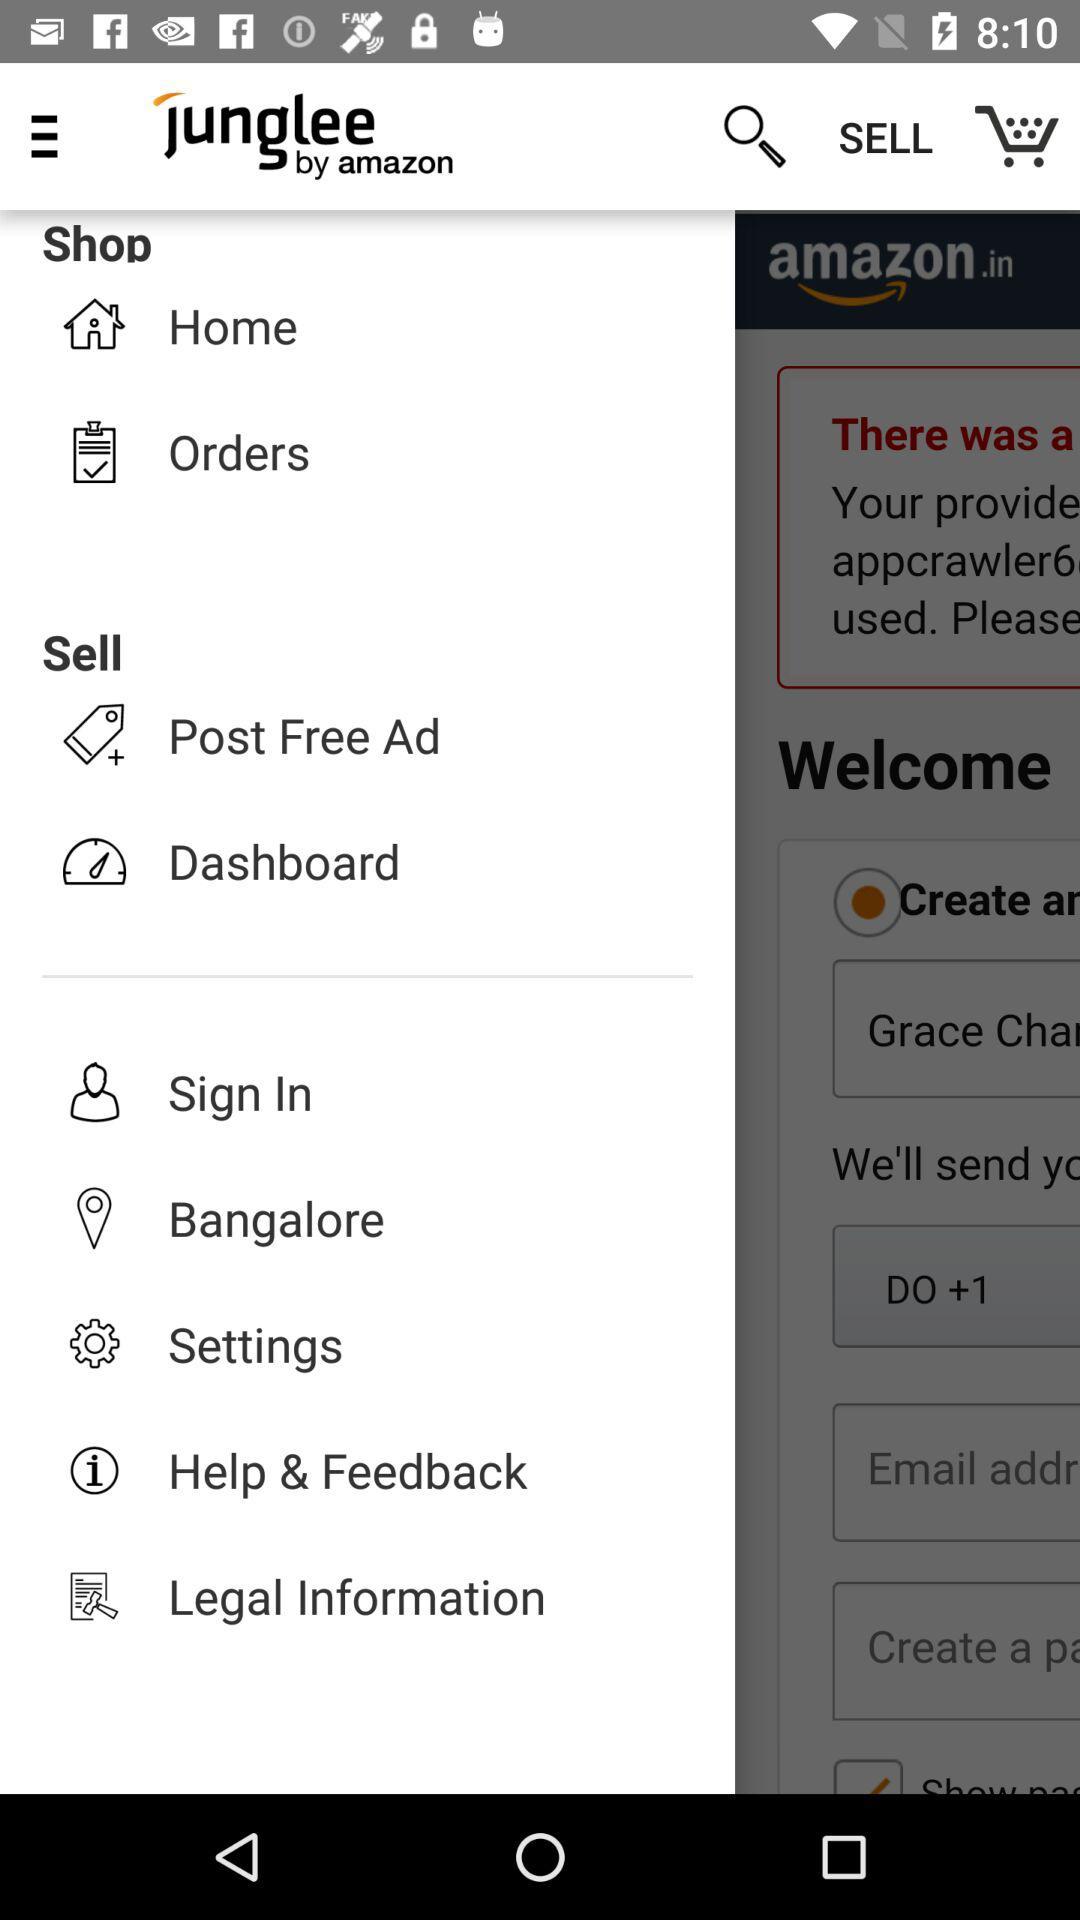 Image resolution: width=1080 pixels, height=1920 pixels. I want to click on the item to the left of sell icon, so click(754, 135).